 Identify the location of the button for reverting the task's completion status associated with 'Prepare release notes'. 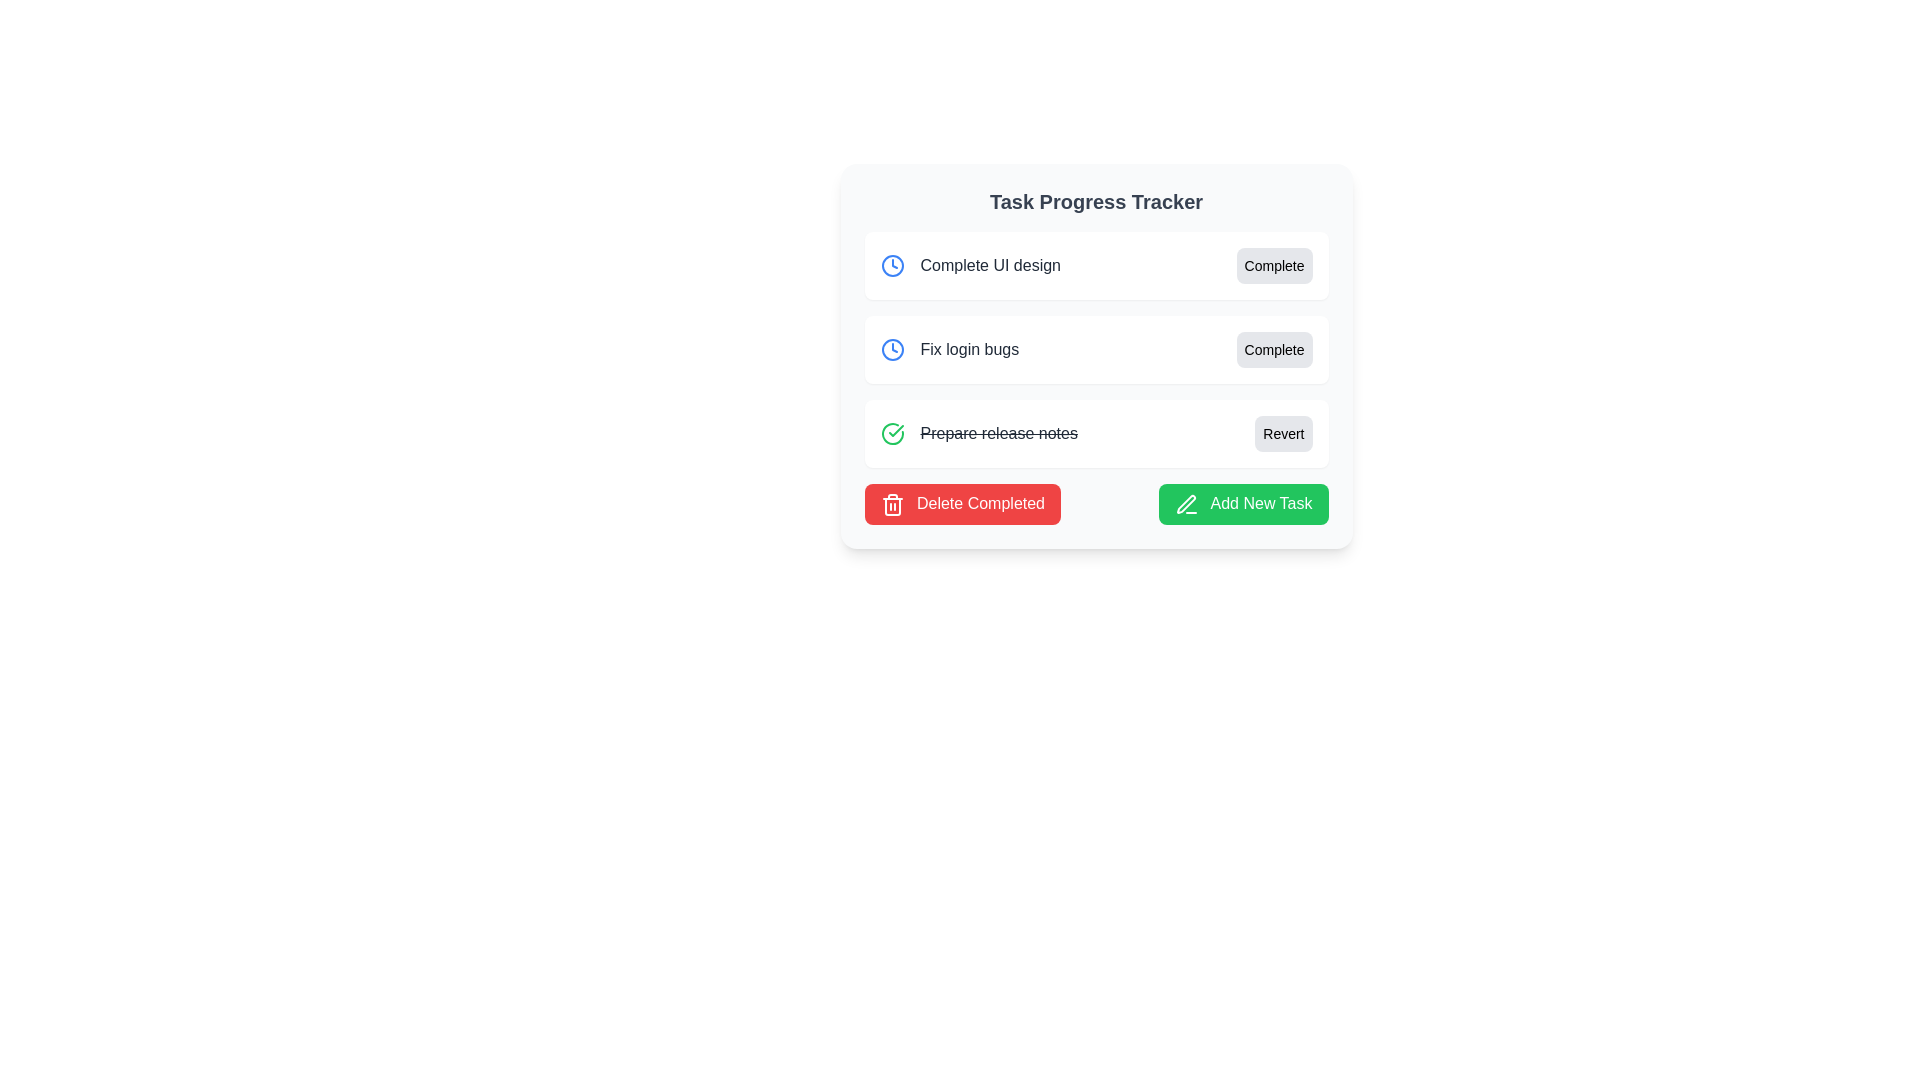
(1282, 433).